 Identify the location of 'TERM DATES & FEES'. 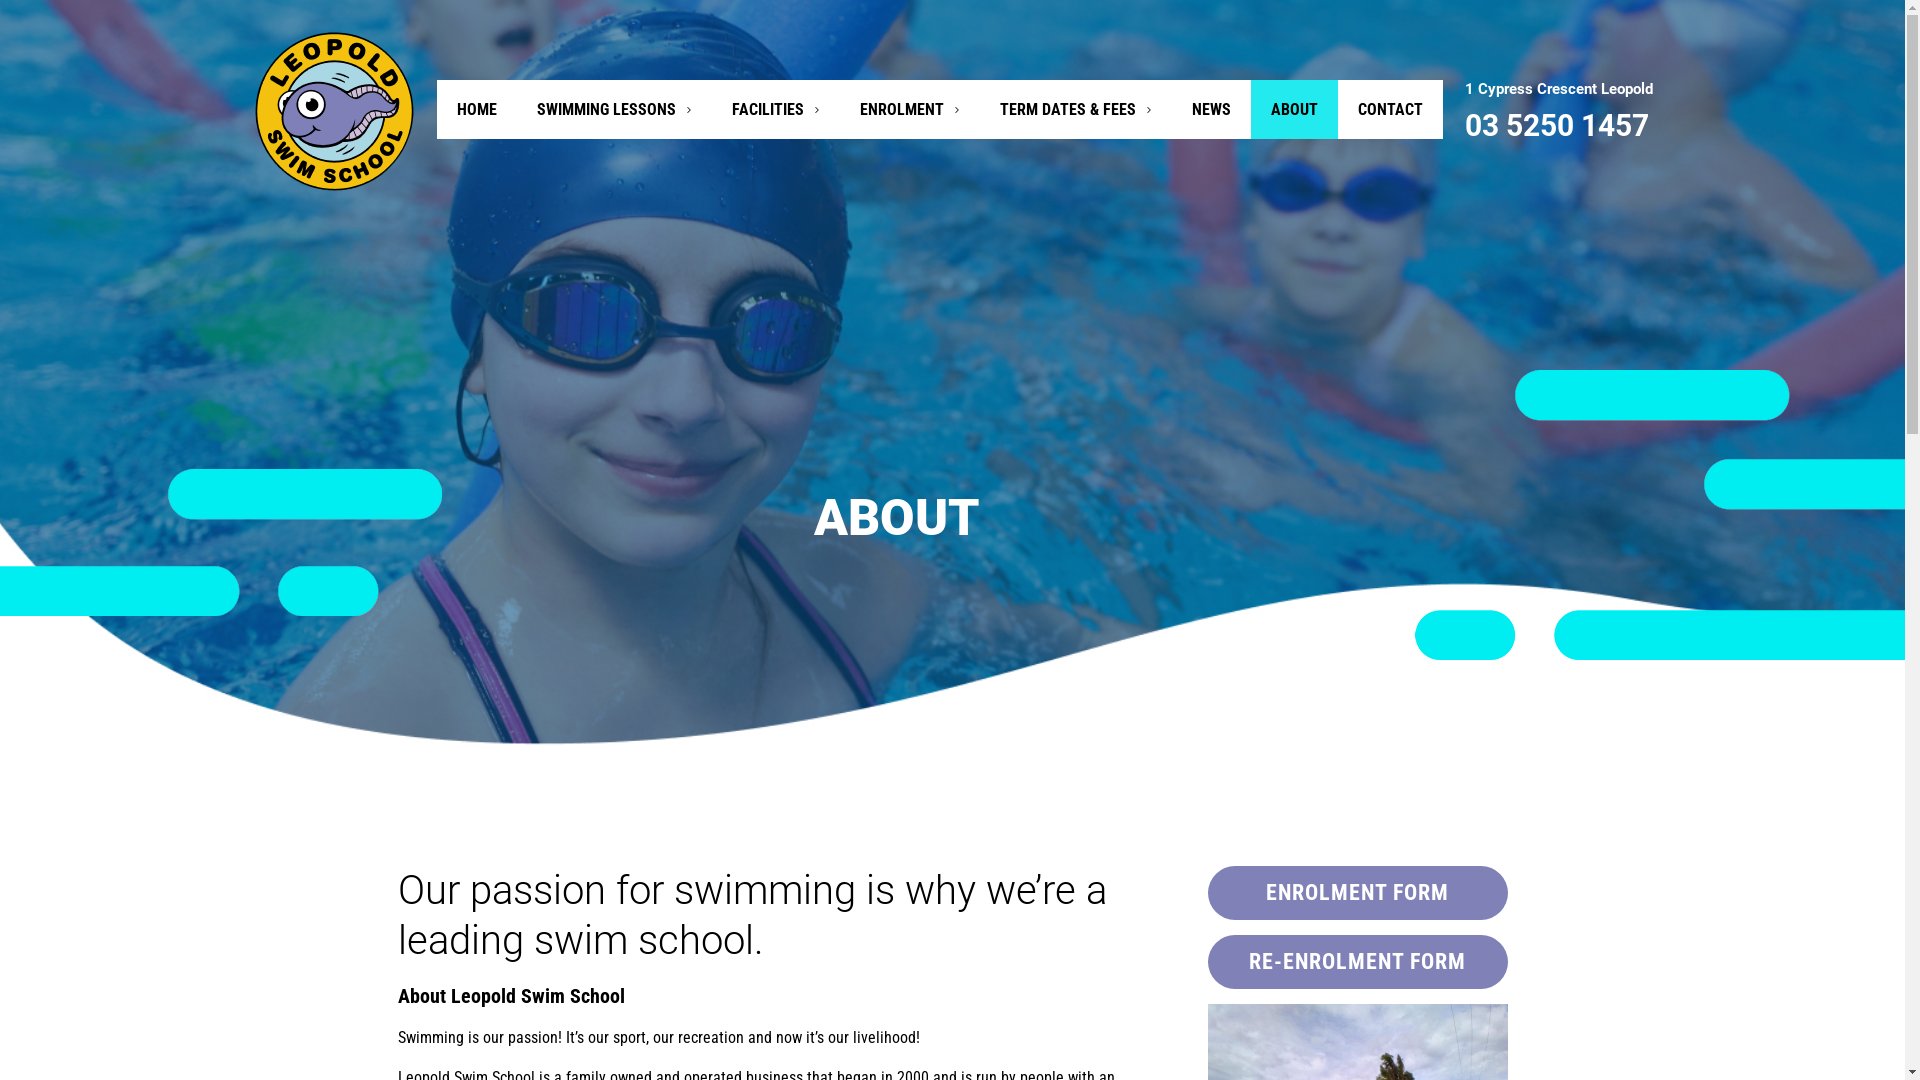
(1074, 109).